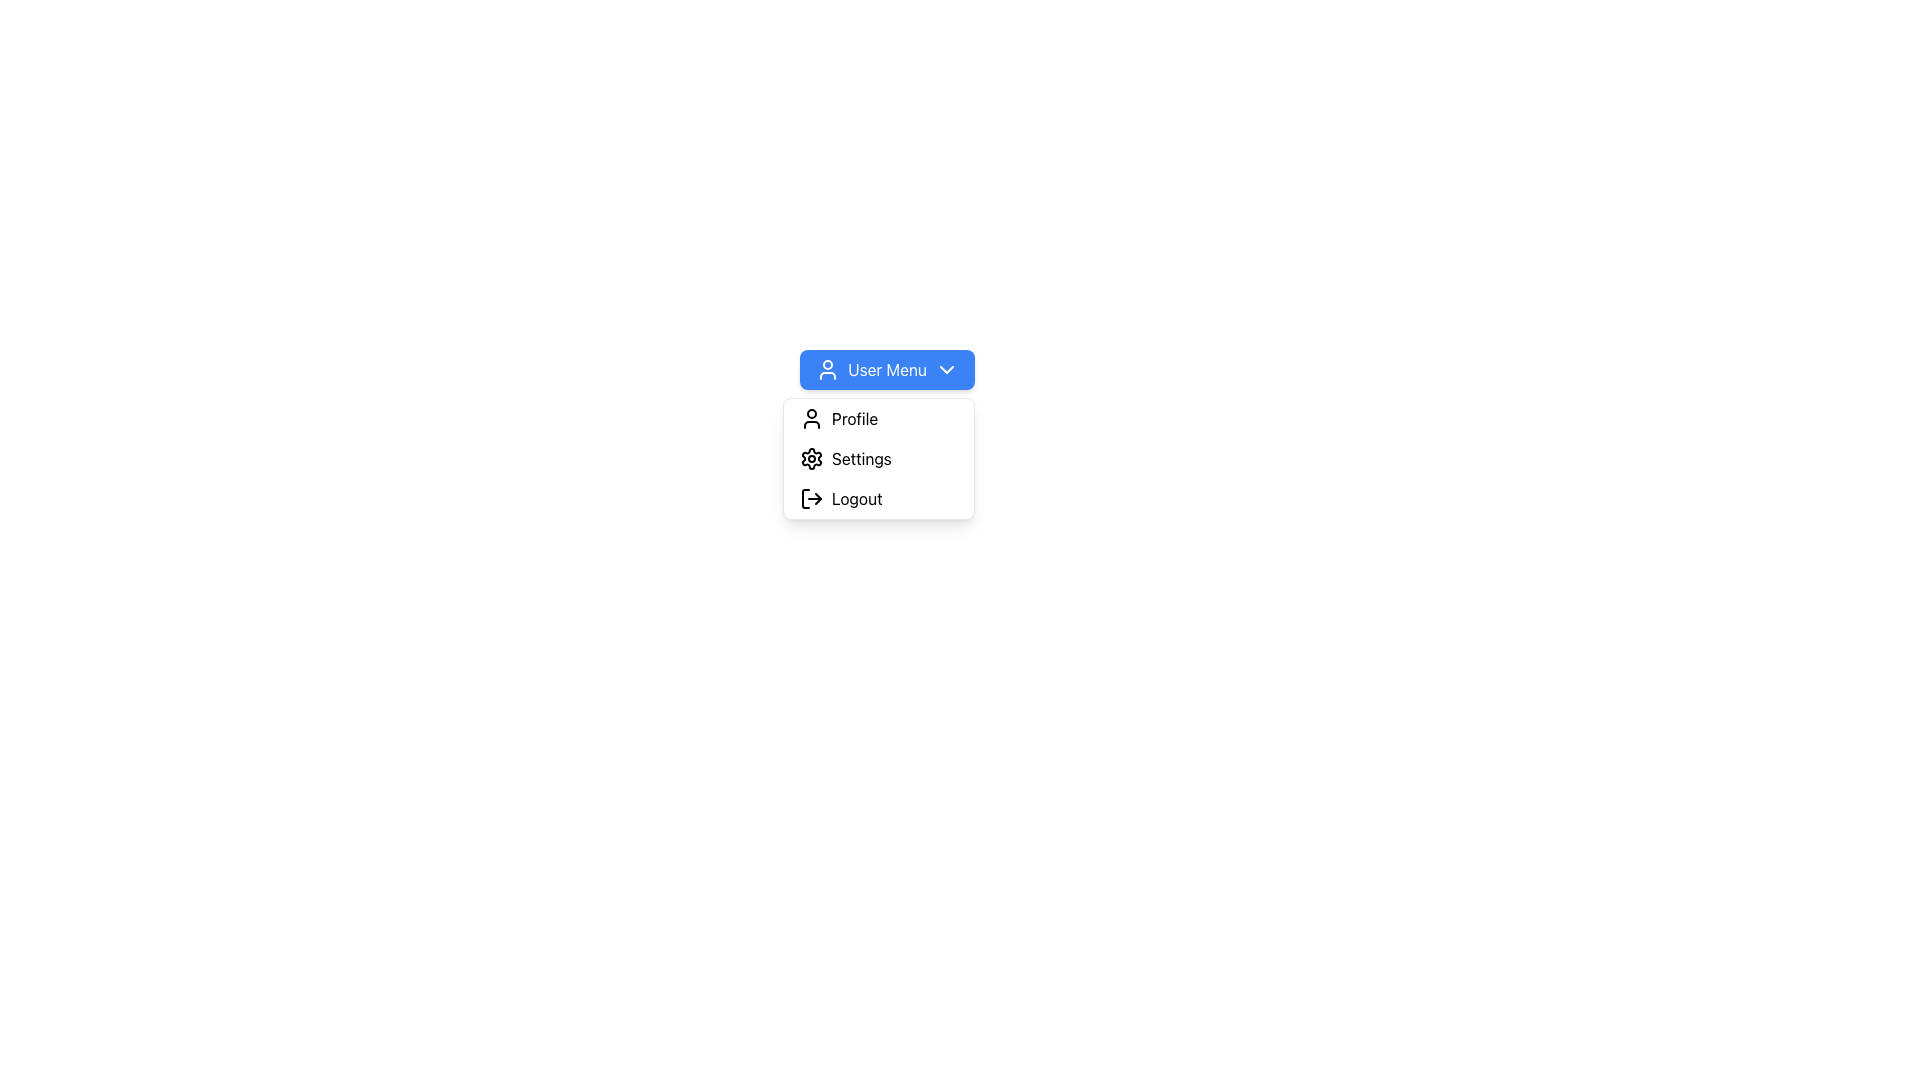  Describe the element at coordinates (945, 370) in the screenshot. I see `the downward-pointing chevron icon located to the right of the 'User Menu' text in the blue button` at that location.